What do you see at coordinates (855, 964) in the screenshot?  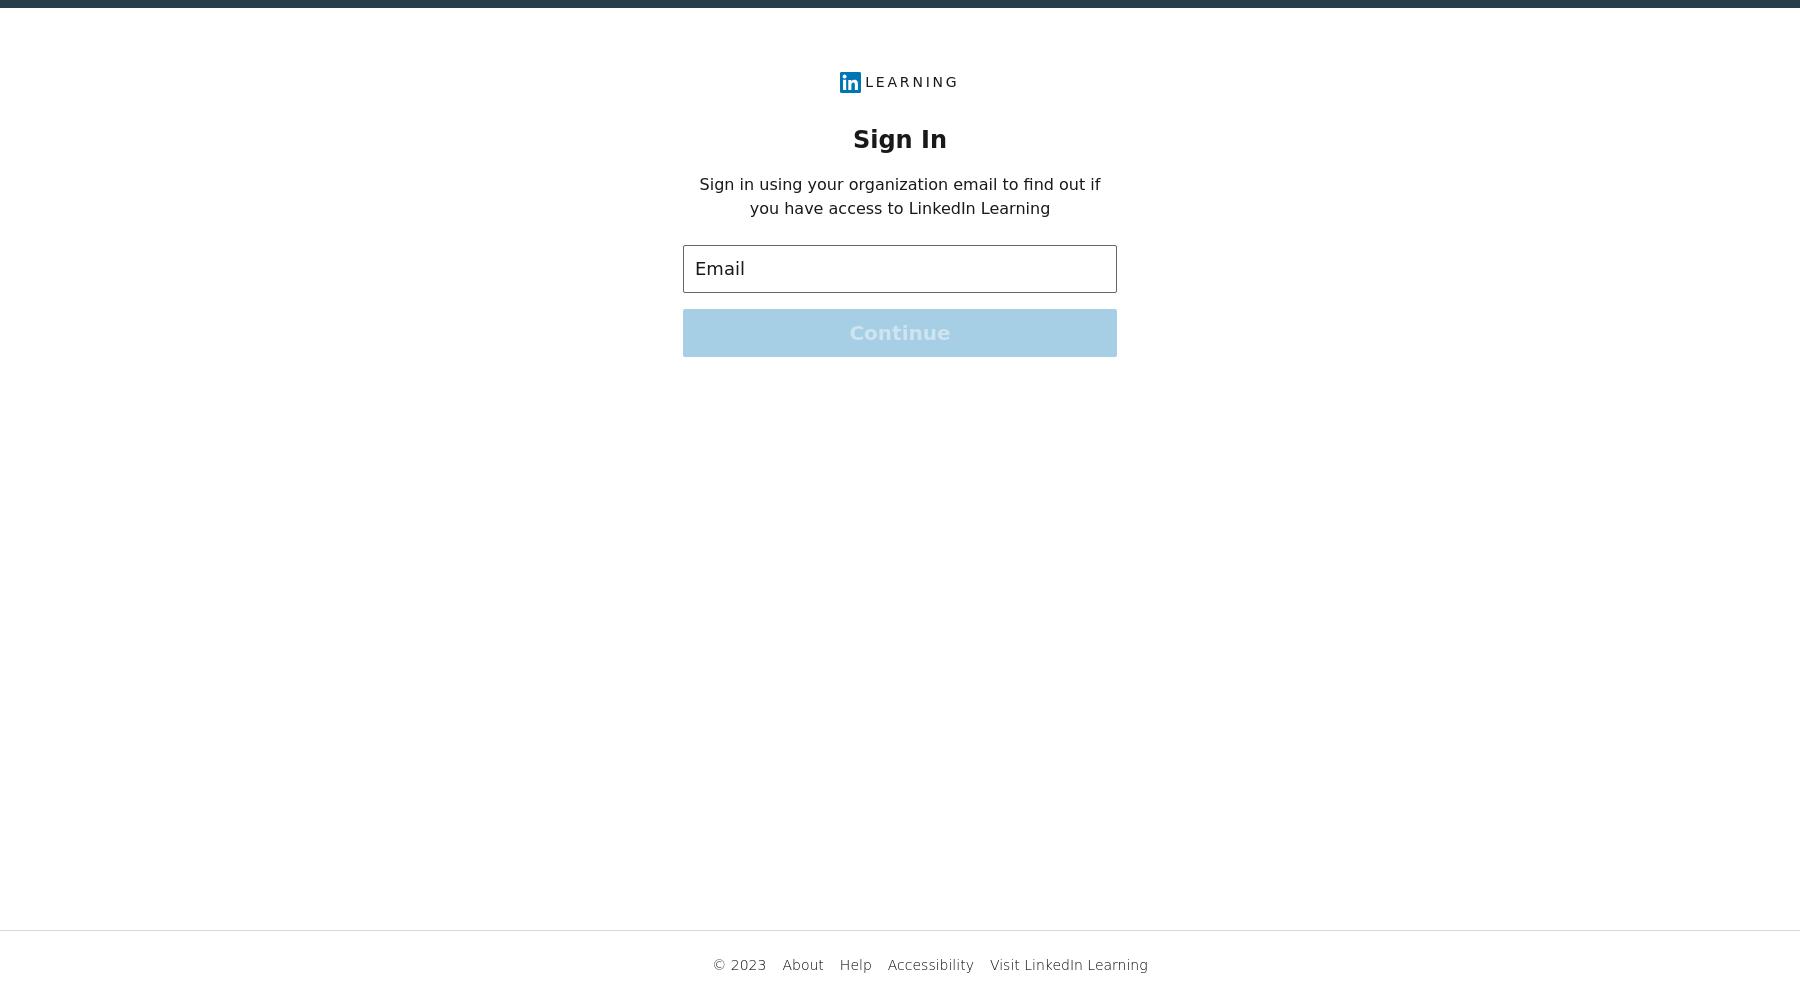 I see `'Help'` at bounding box center [855, 964].